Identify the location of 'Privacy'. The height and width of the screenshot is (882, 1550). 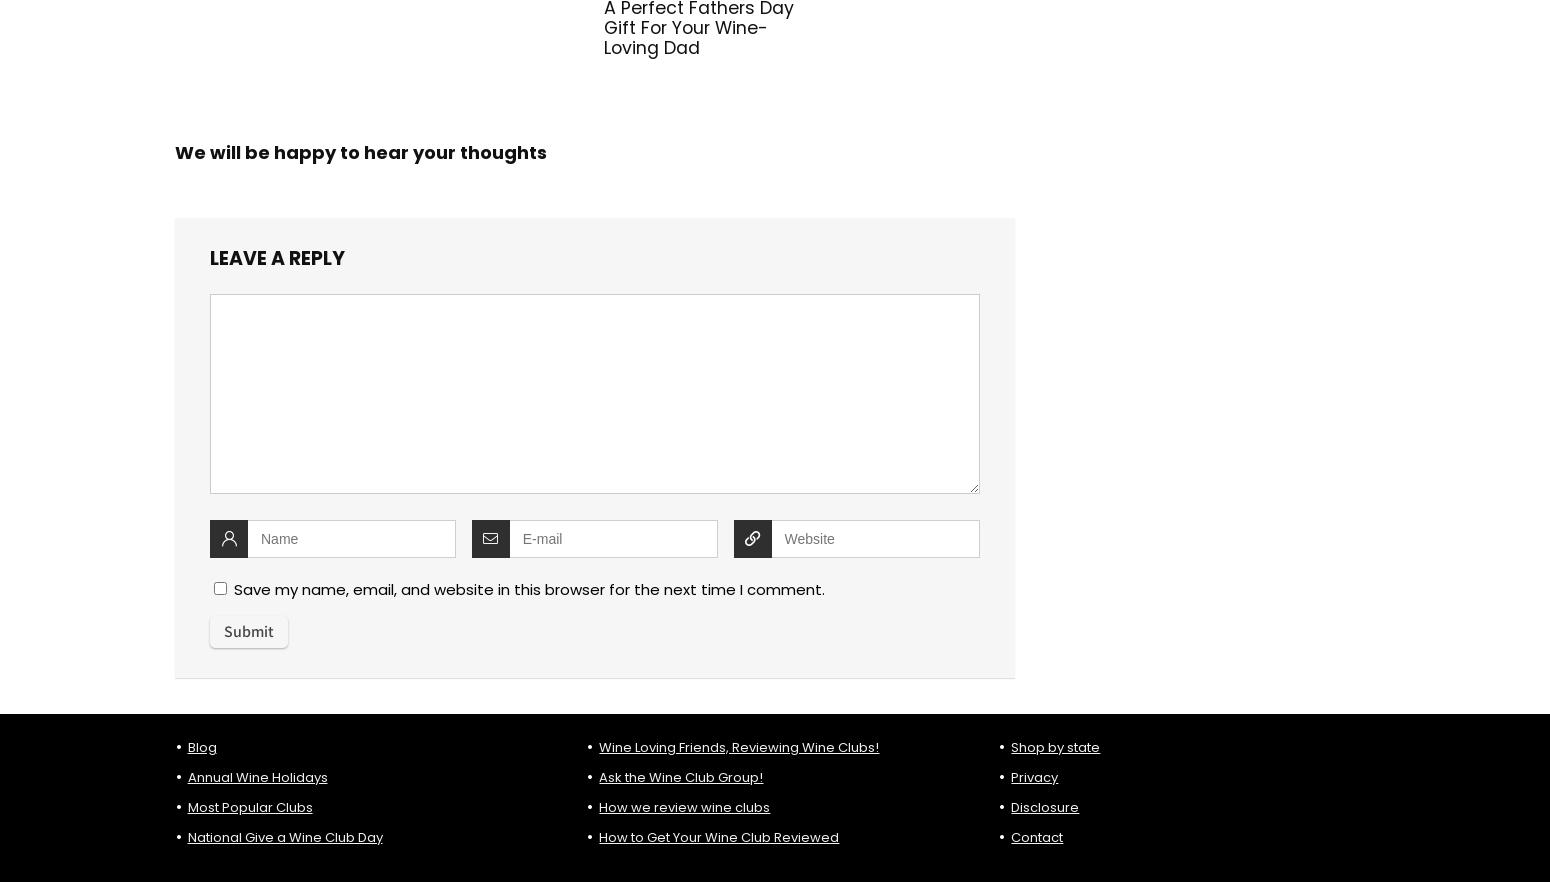
(1034, 776).